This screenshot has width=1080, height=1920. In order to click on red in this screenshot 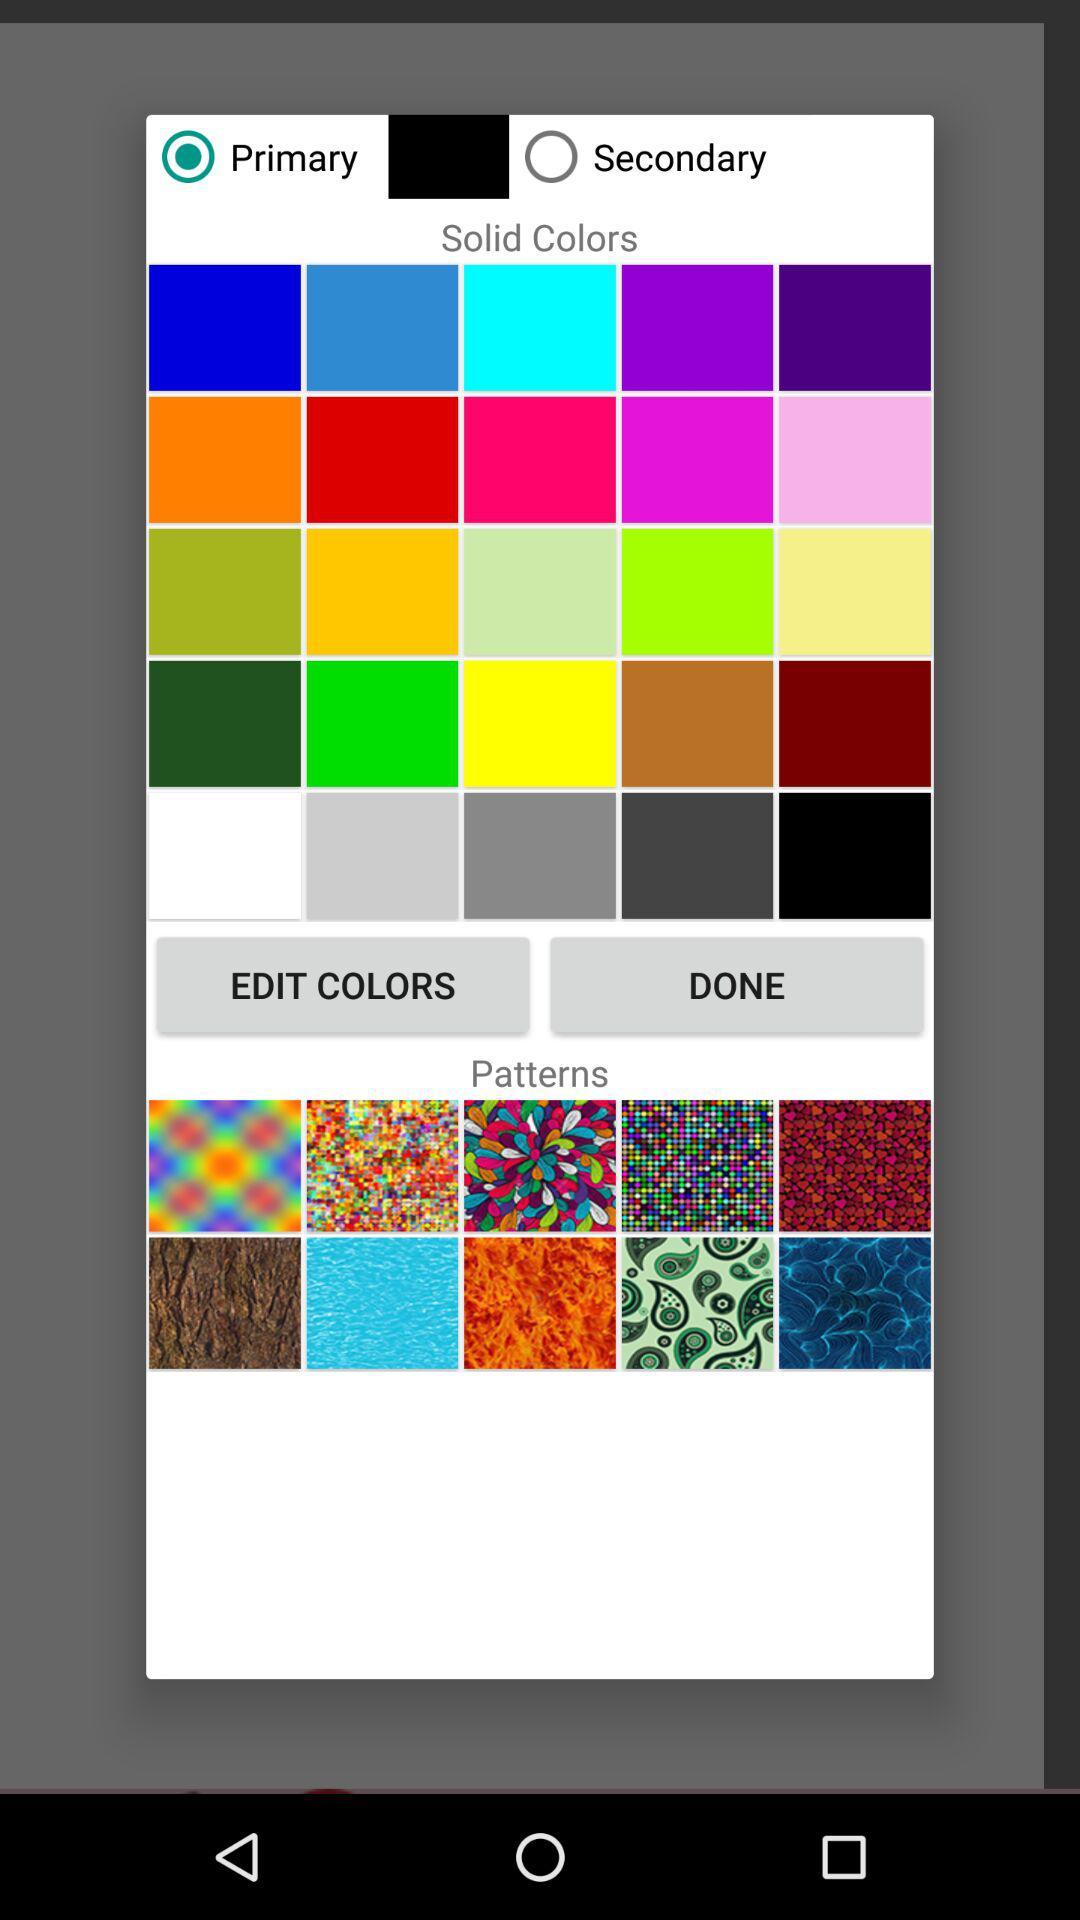, I will do `click(382, 458)`.